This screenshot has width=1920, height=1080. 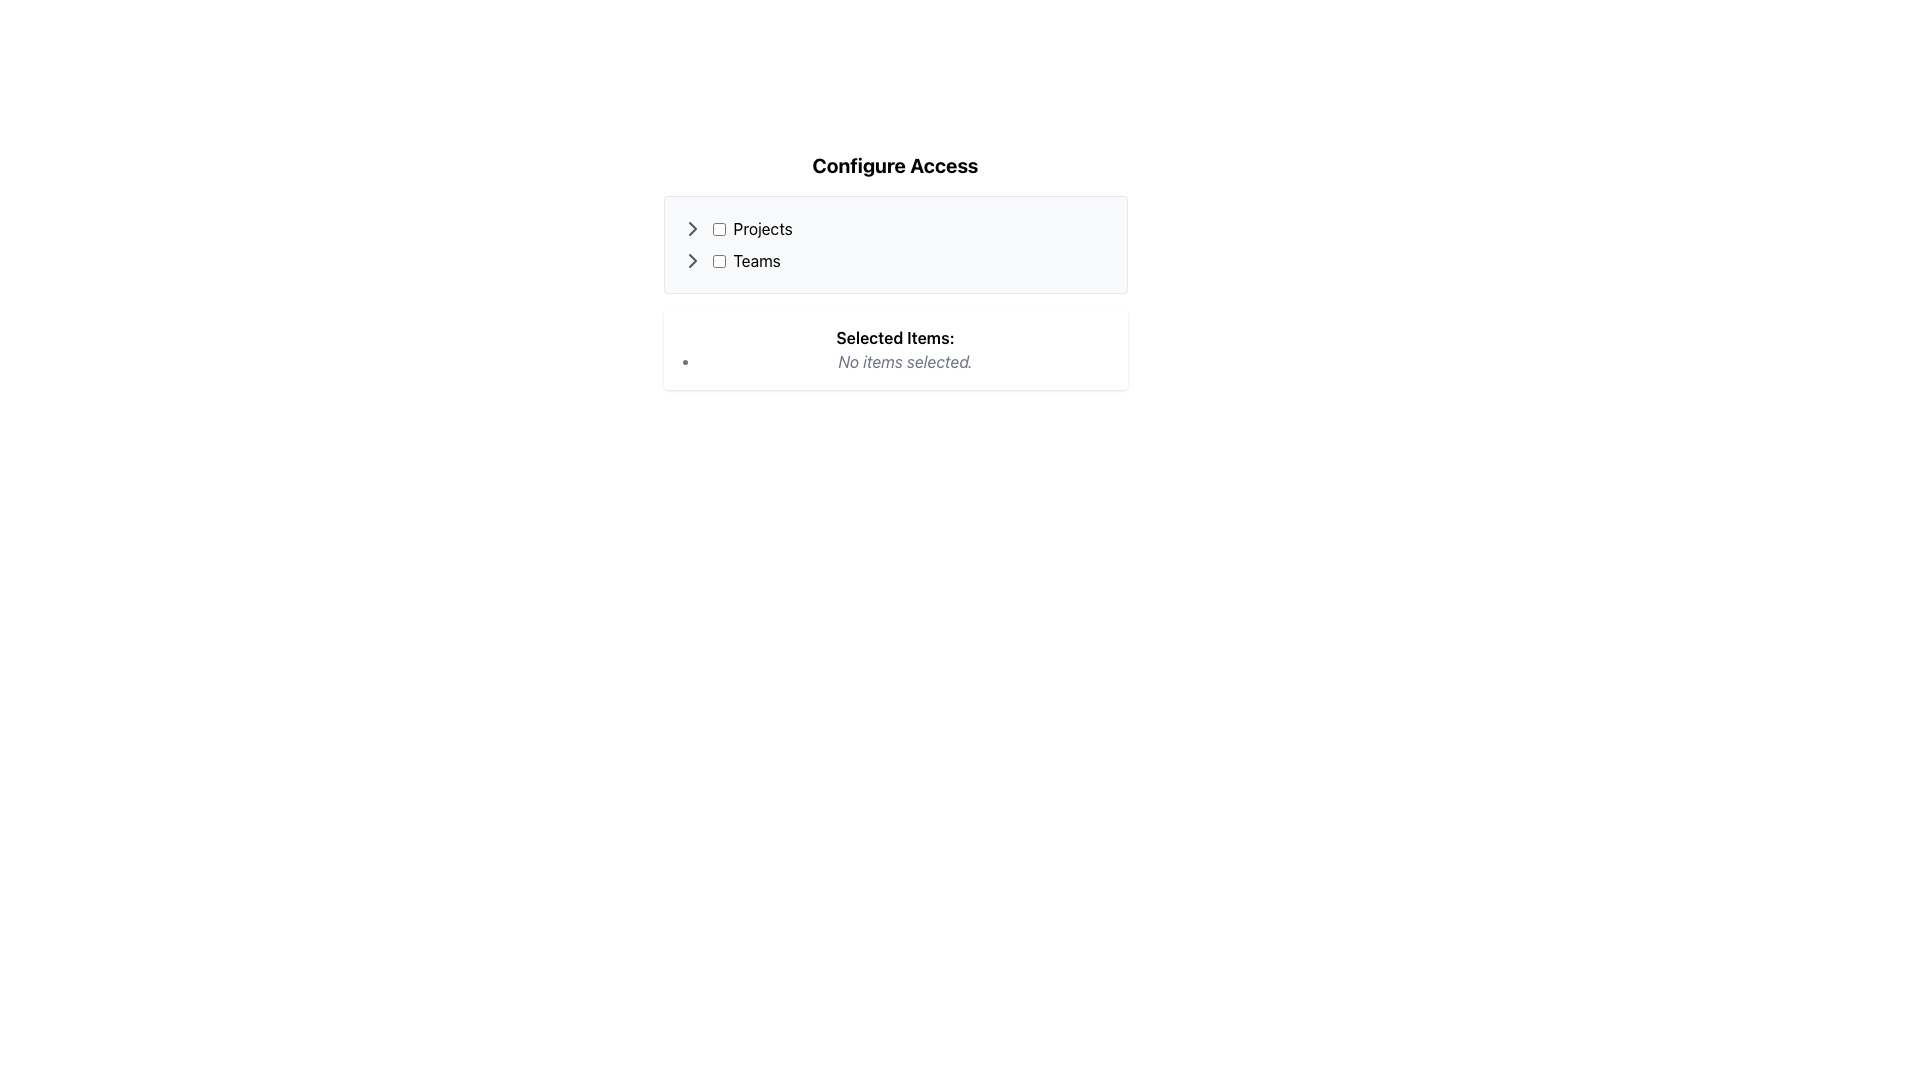 I want to click on the text label that reads 'Selected Items:' which is styled in bold and serves as a heading for item selection details, so click(x=894, y=337).